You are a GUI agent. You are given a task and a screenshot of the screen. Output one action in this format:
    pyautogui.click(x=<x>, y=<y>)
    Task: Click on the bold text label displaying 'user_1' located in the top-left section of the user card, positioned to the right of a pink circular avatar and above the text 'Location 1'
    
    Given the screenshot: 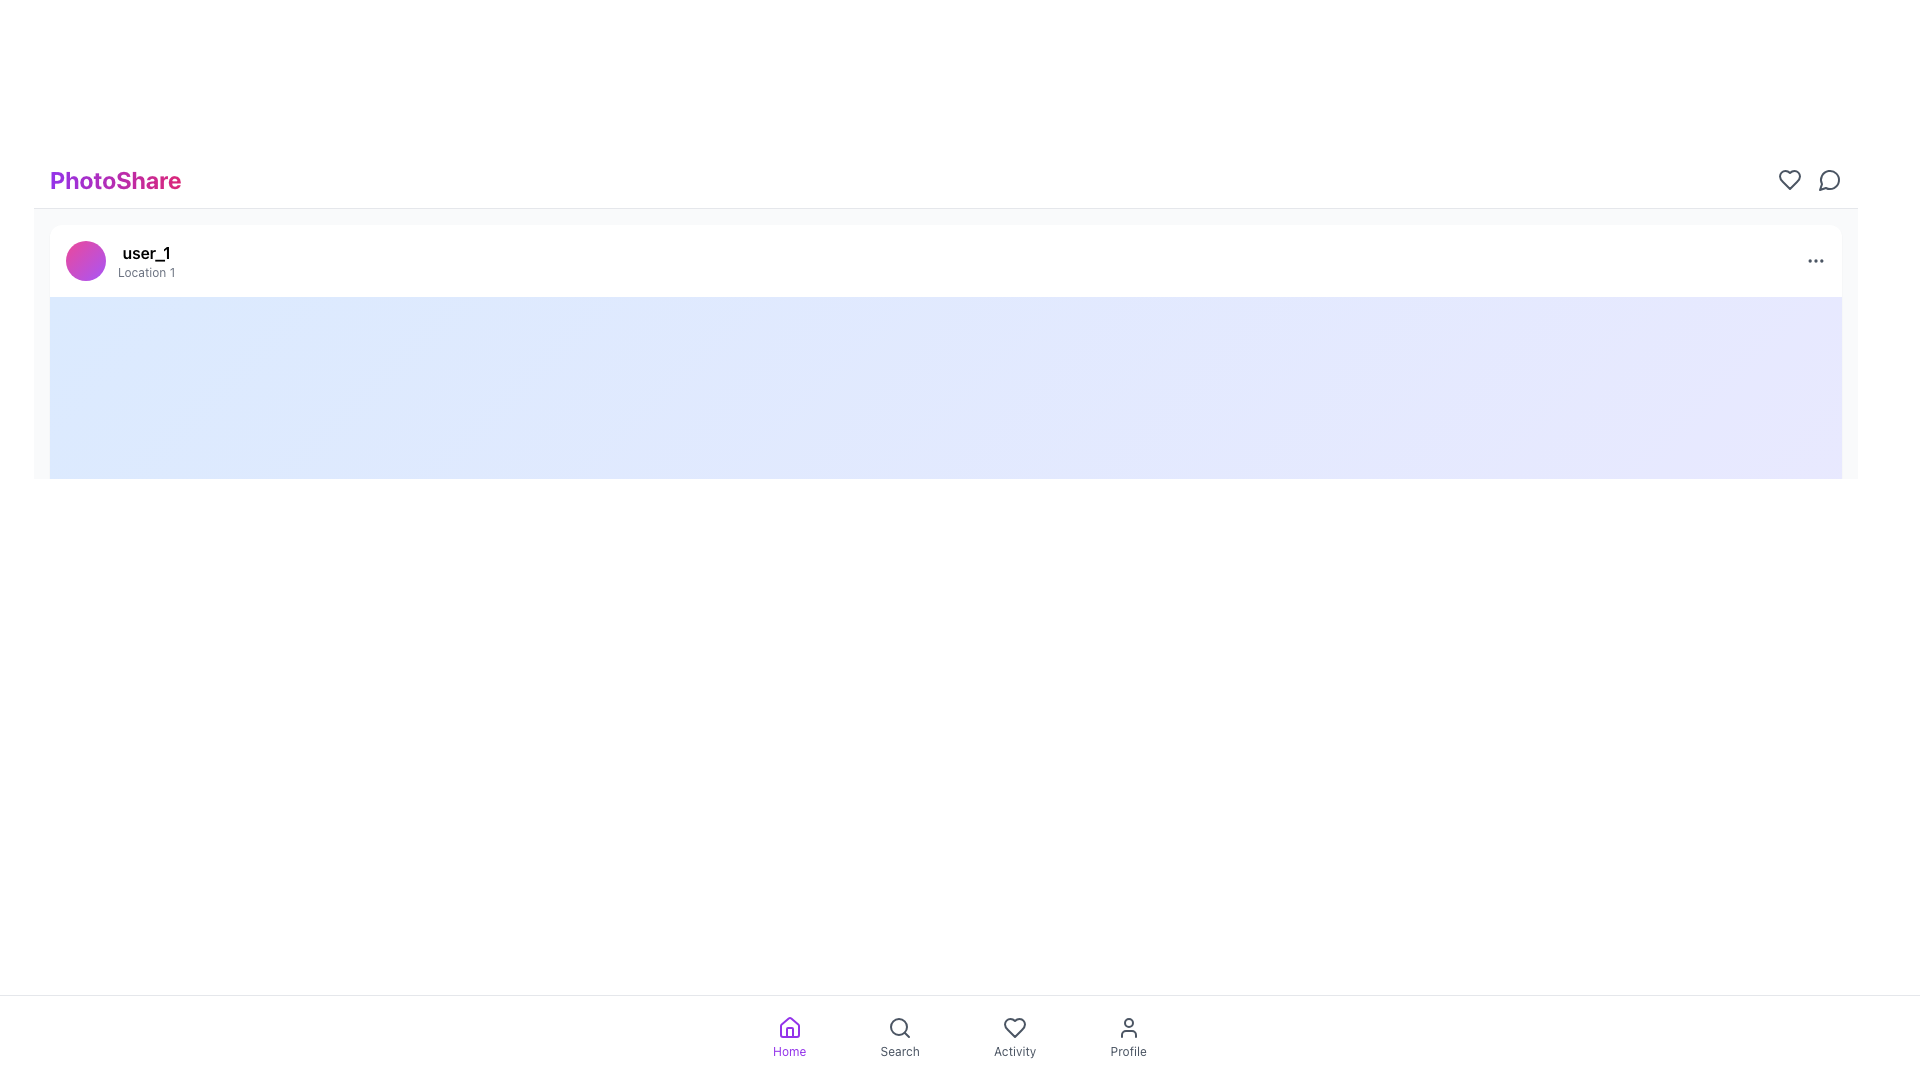 What is the action you would take?
    pyautogui.click(x=145, y=252)
    